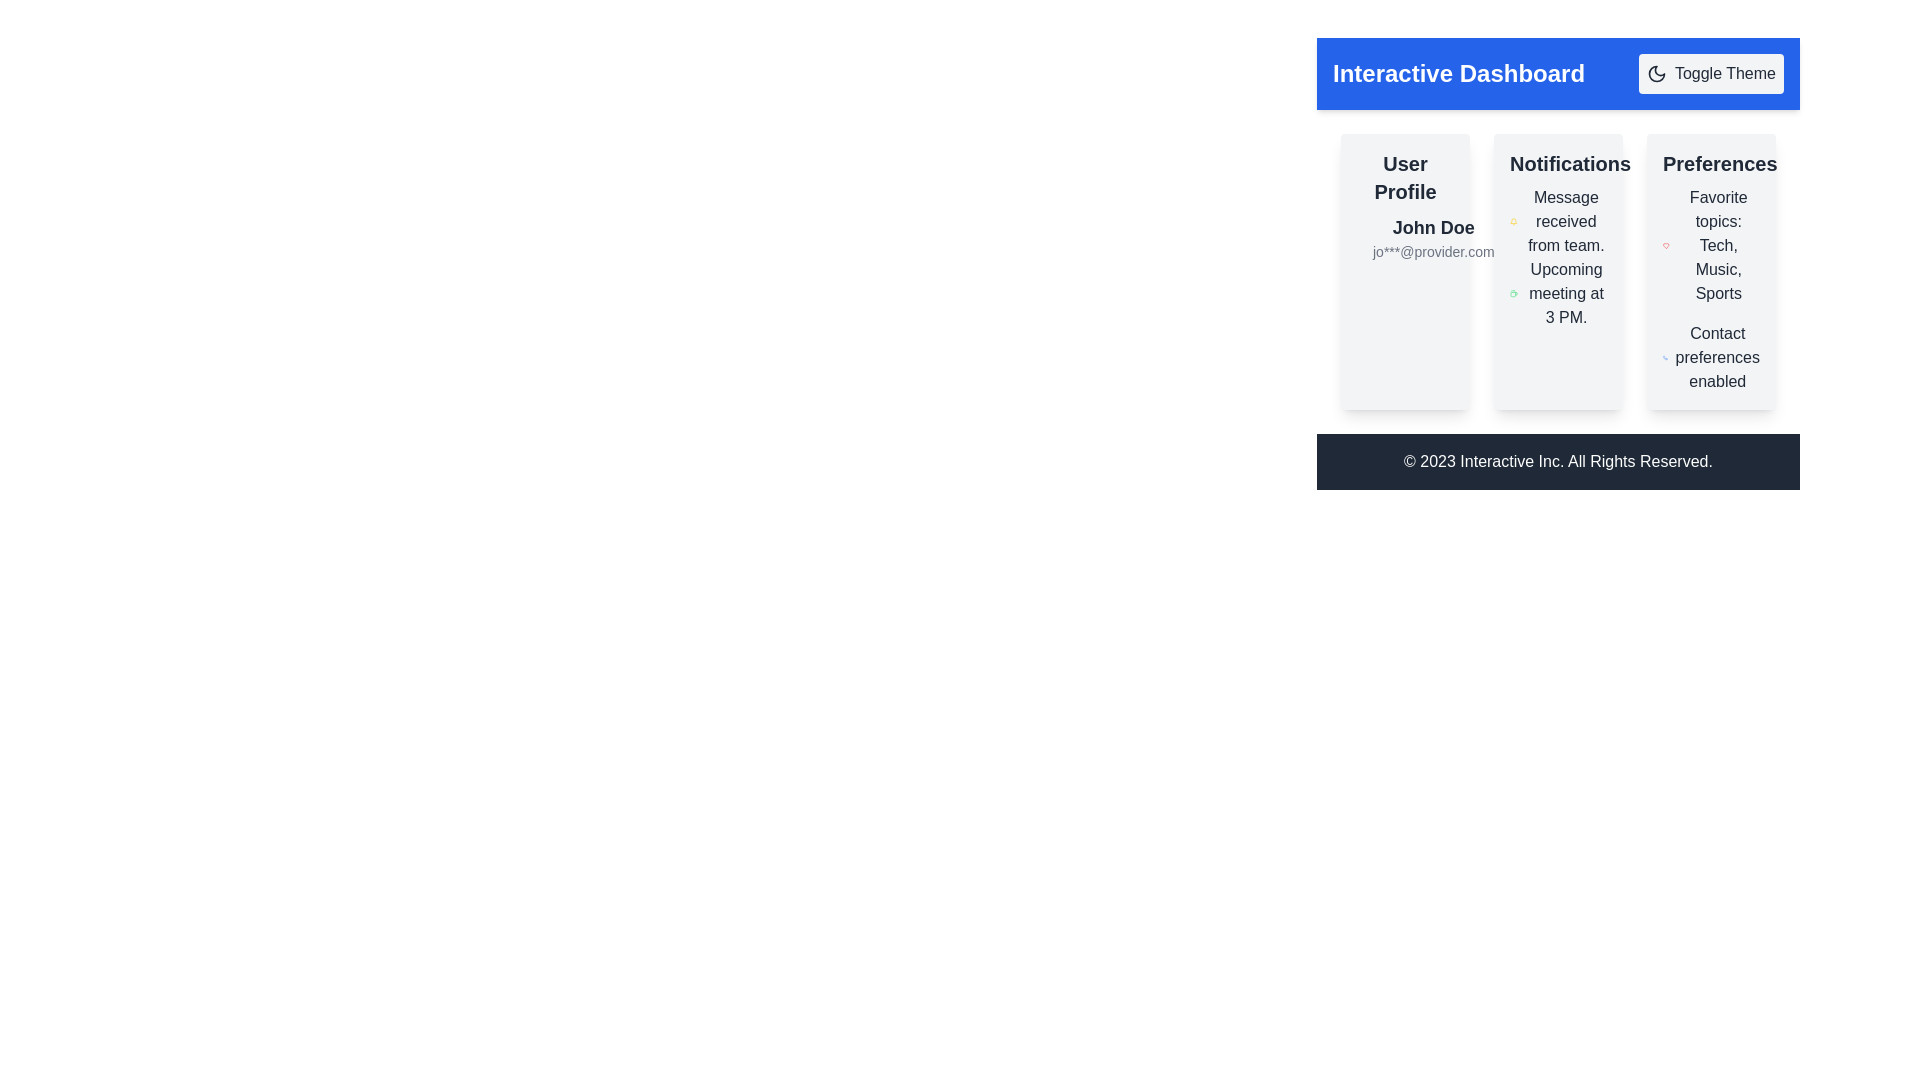 This screenshot has height=1080, width=1920. What do you see at coordinates (1666, 245) in the screenshot?
I see `the small red heart icon indicating 'like' or 'favorite', located to the left of the text 'Favorite topics: Tech, Music, Sports'` at bounding box center [1666, 245].